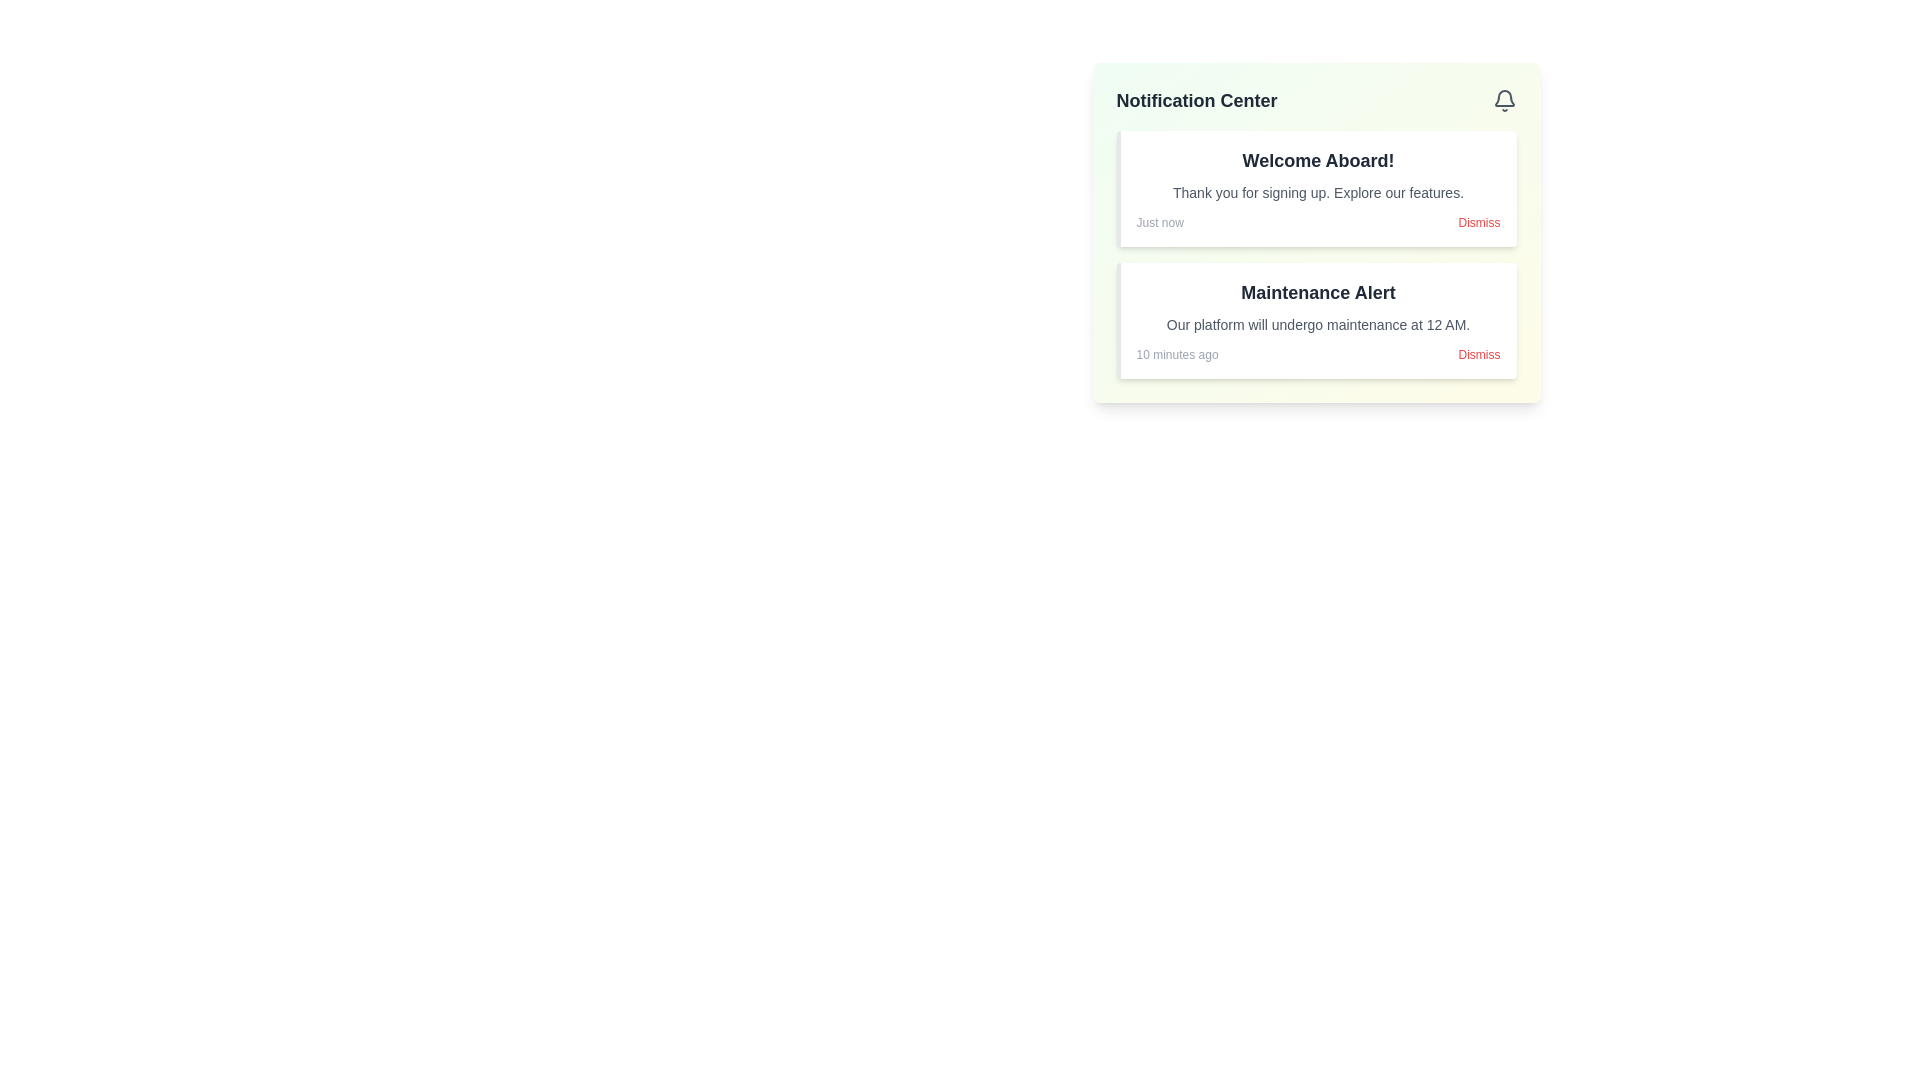 Image resolution: width=1920 pixels, height=1080 pixels. I want to click on the static text that reads 'Thank you for signing up. Explore our features.' located within the notification card under the title 'Welcome Aboard!', so click(1318, 192).